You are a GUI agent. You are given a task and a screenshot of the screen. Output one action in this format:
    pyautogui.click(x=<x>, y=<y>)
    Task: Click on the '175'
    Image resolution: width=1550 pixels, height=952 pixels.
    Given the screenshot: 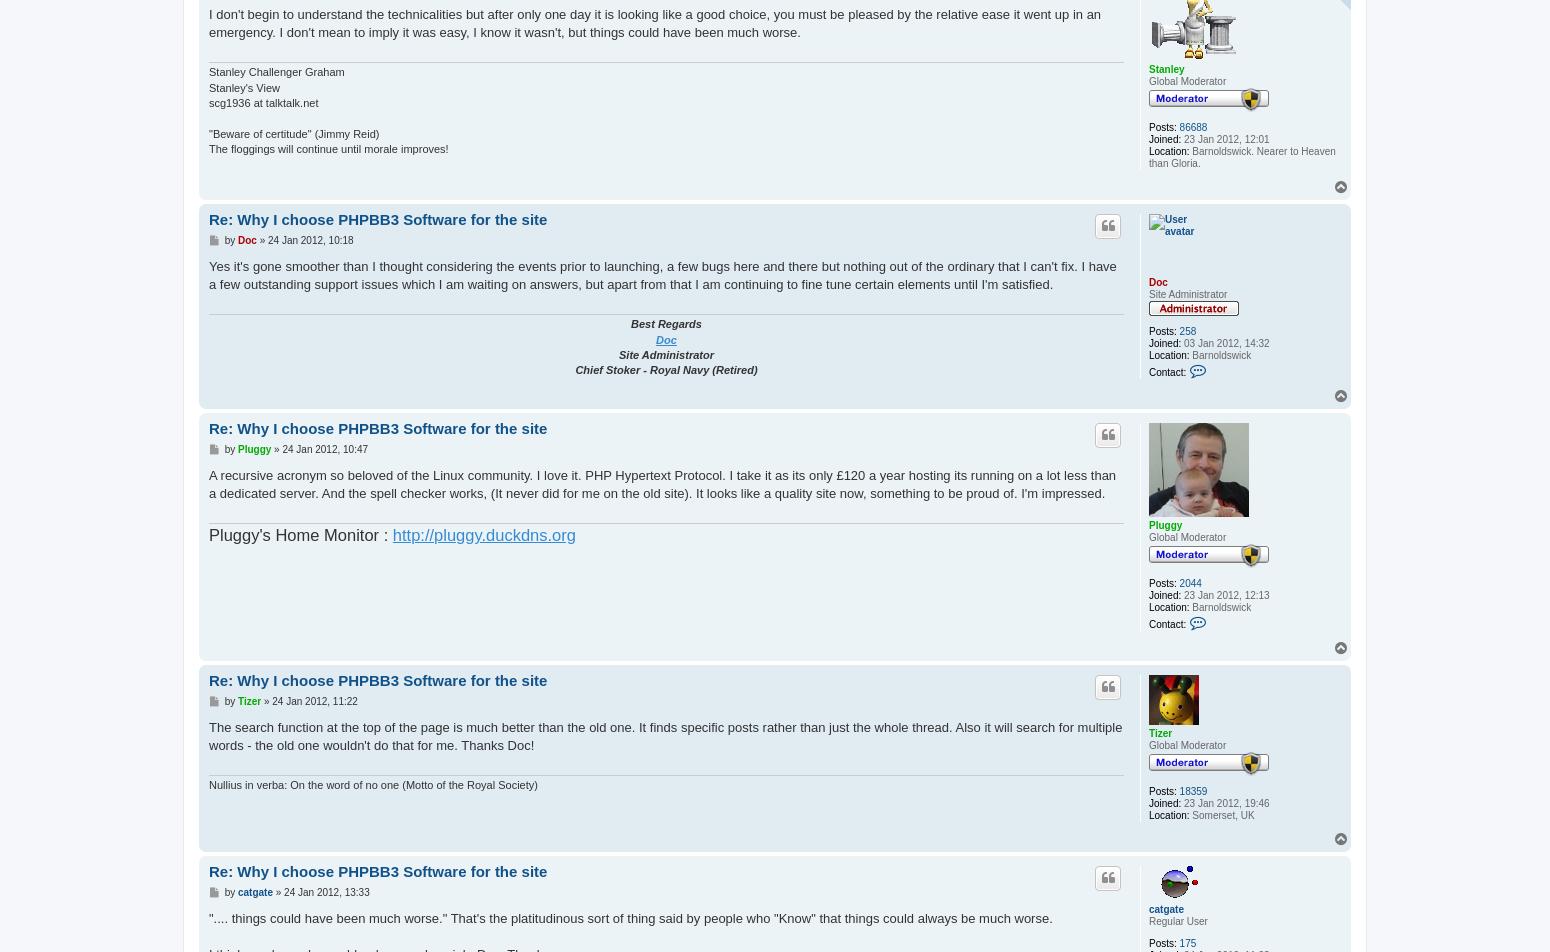 What is the action you would take?
    pyautogui.click(x=1178, y=943)
    